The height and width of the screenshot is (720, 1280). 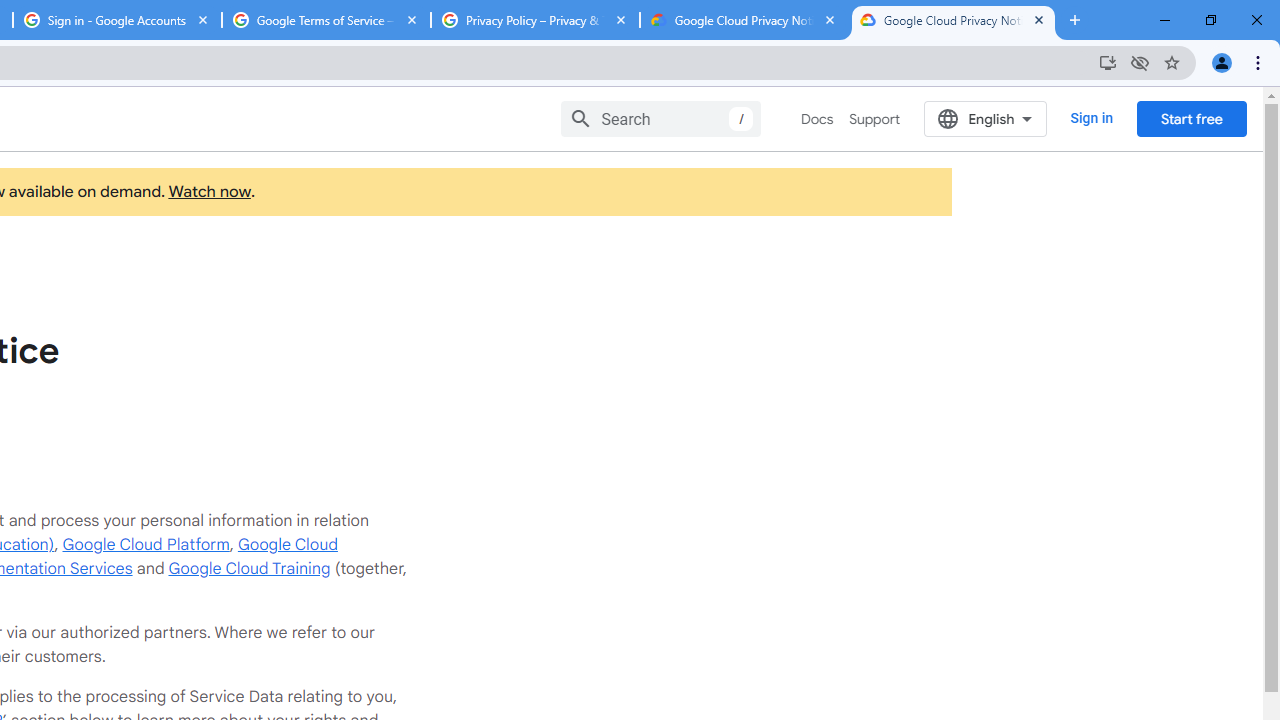 I want to click on 'Start free', so click(x=1191, y=118).